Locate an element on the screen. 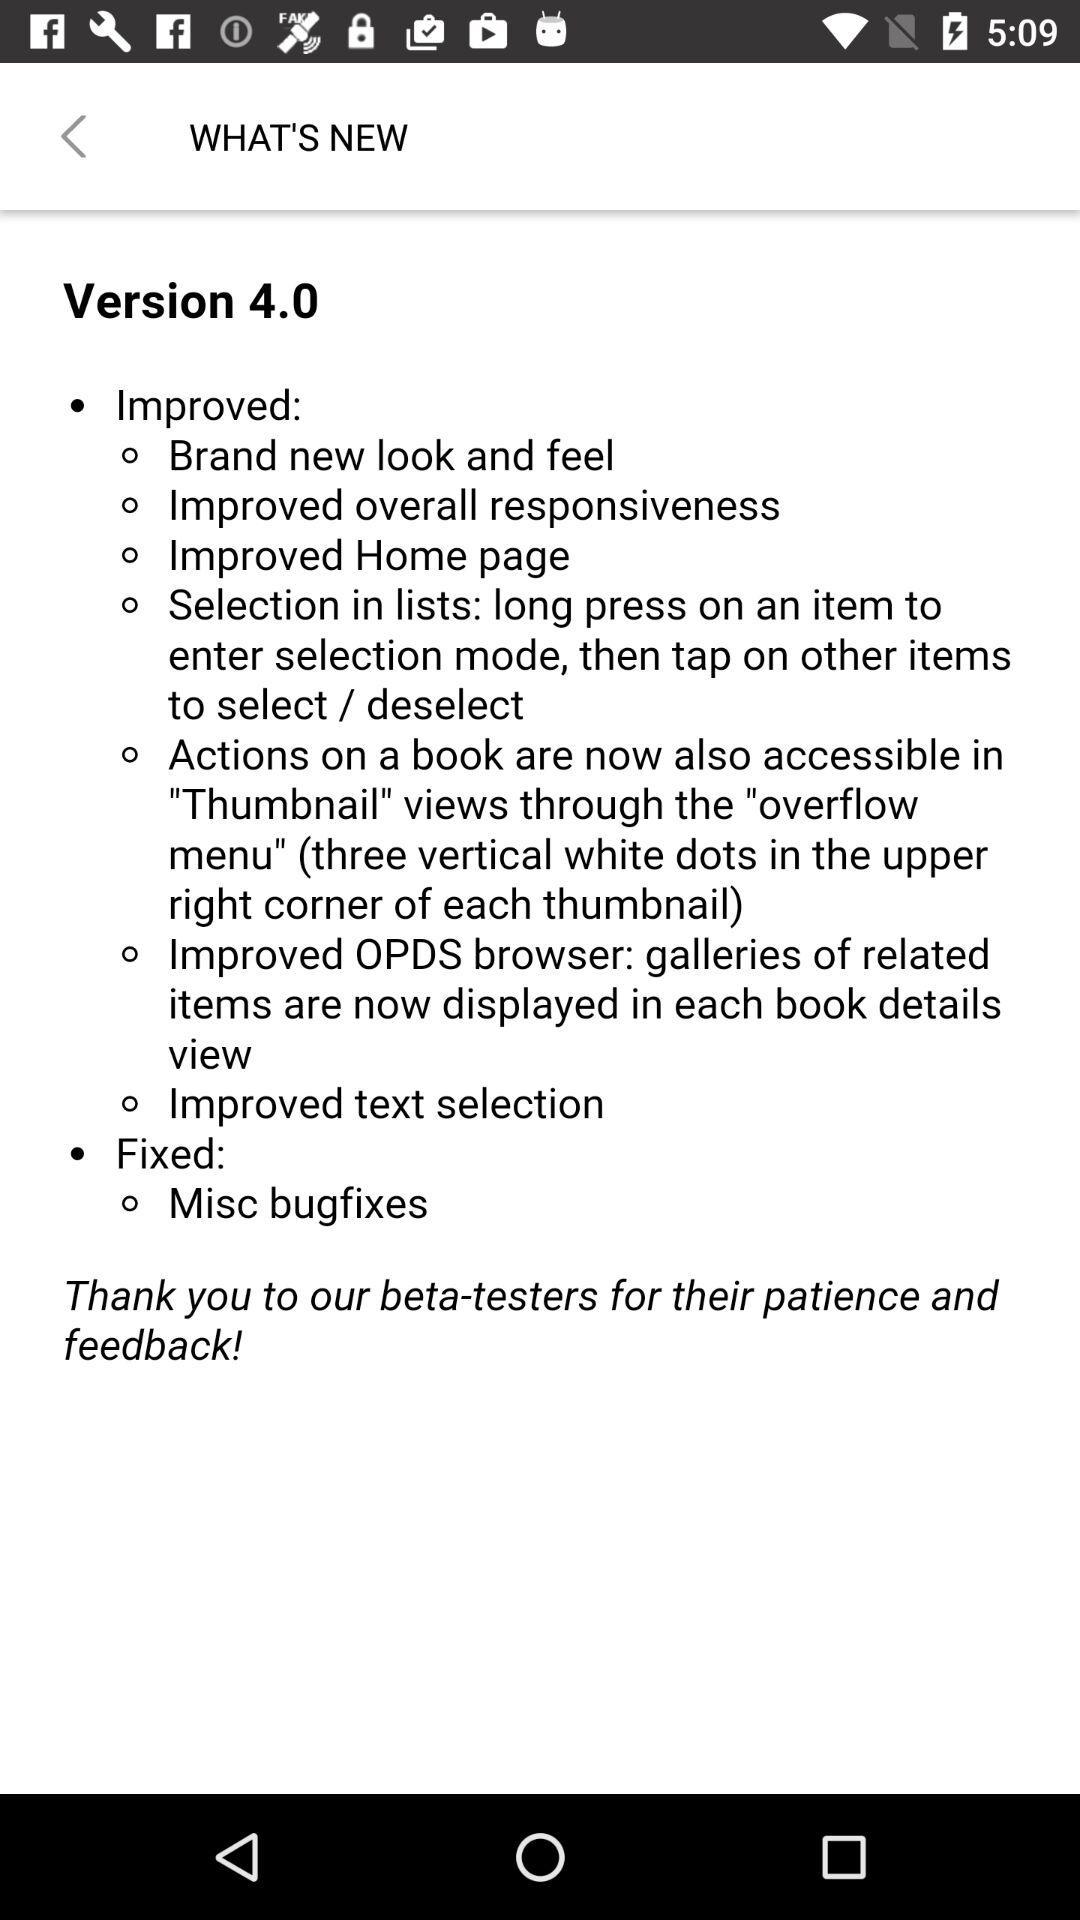 This screenshot has height=1920, width=1080. the icon next to the what's new icon is located at coordinates (72, 135).